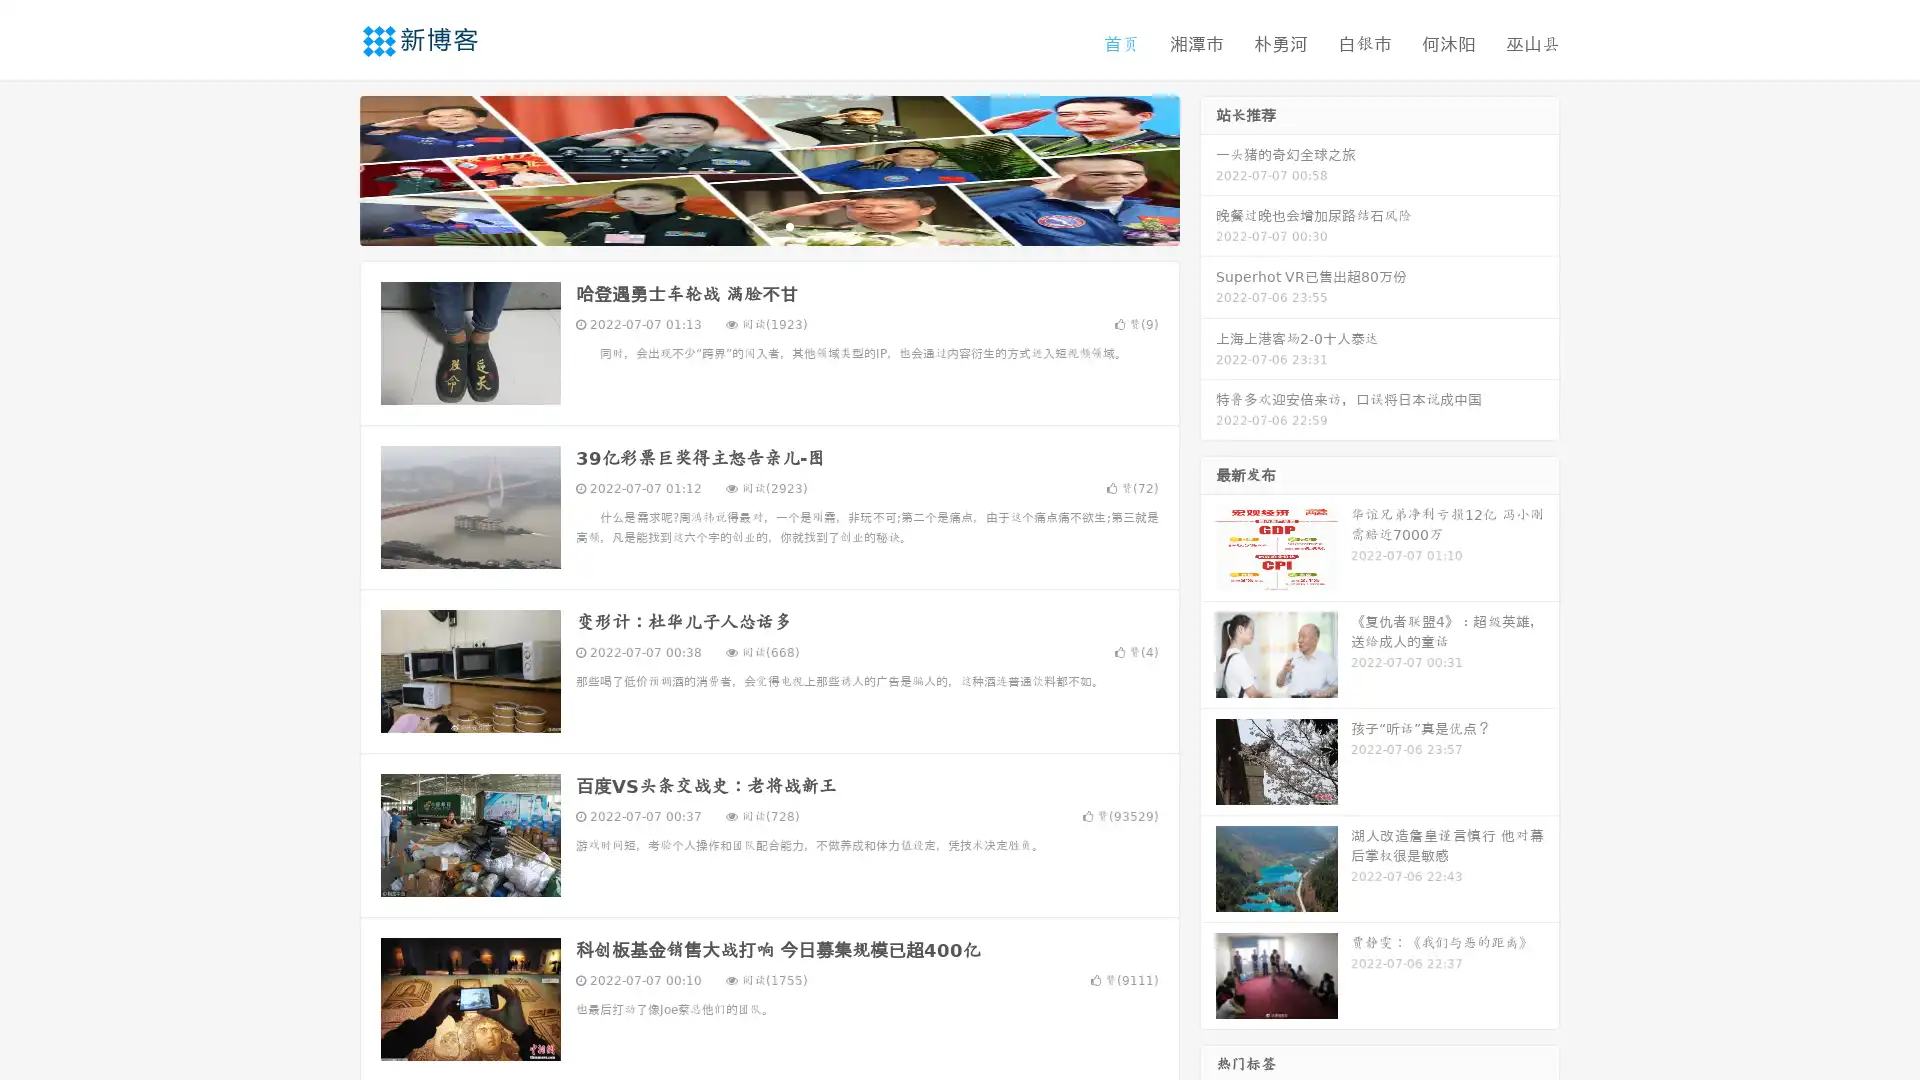 Image resolution: width=1920 pixels, height=1080 pixels. I want to click on Next slide, so click(1208, 168).